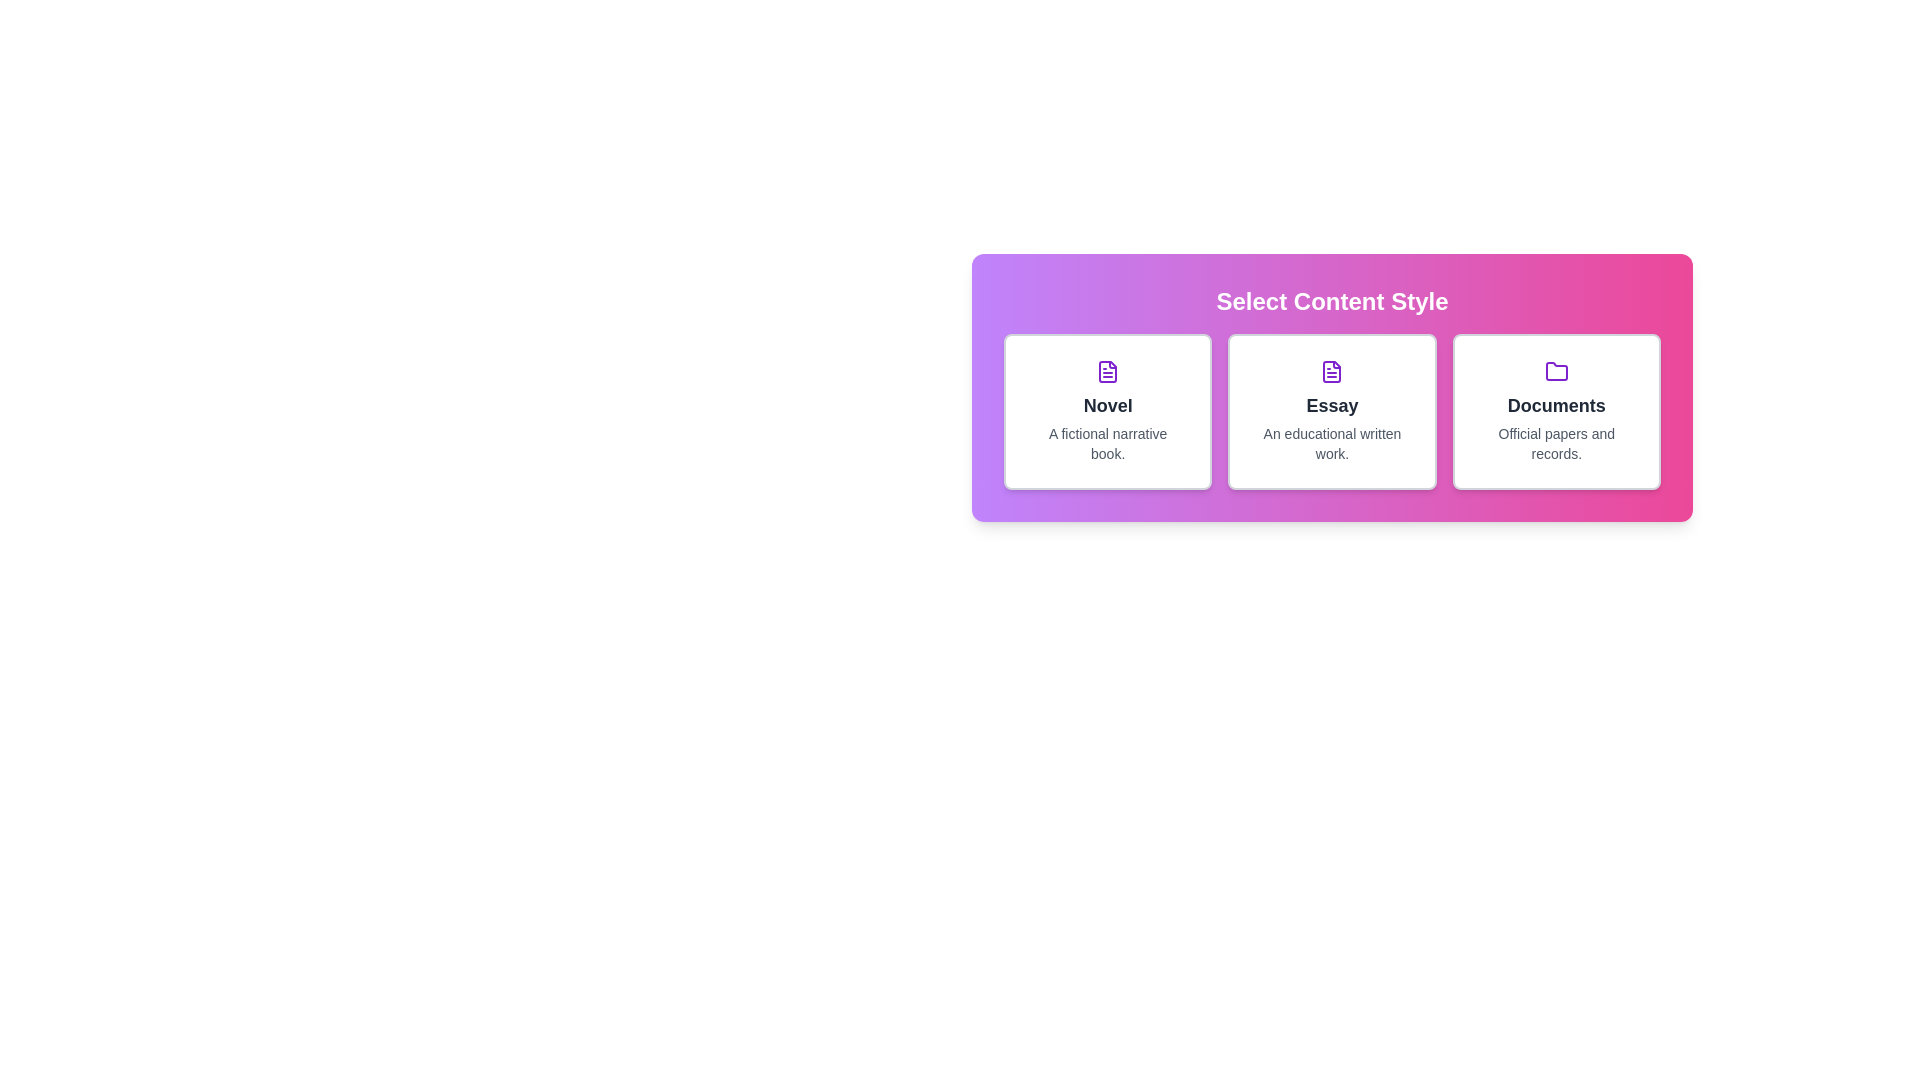 Image resolution: width=1920 pixels, height=1080 pixels. What do you see at coordinates (1555, 405) in the screenshot?
I see `the 'Documents' text label, which is displayed in bold and large dark gray font within a white card, positioned below an icon and above descriptive text` at bounding box center [1555, 405].